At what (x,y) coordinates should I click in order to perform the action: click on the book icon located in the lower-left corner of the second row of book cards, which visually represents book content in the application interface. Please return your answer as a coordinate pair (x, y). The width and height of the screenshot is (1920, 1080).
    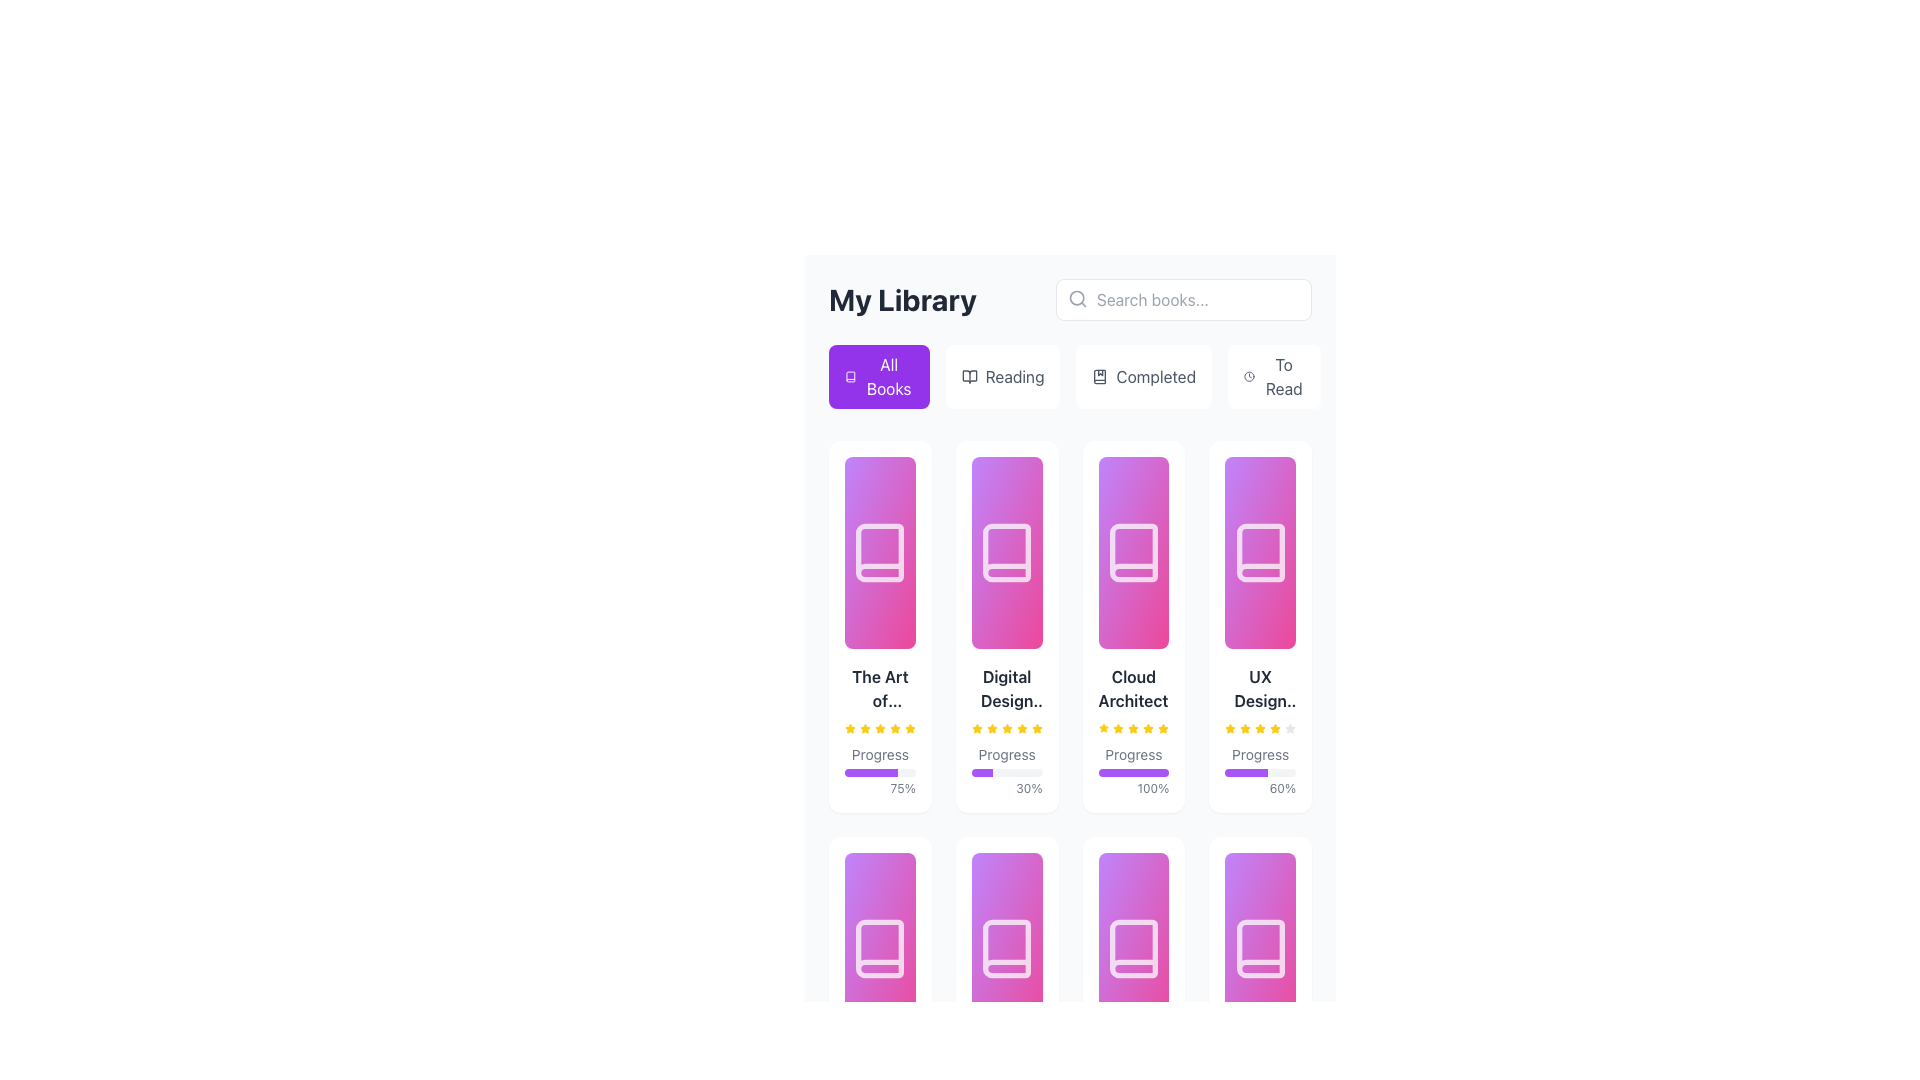
    Looking at the image, I should click on (880, 947).